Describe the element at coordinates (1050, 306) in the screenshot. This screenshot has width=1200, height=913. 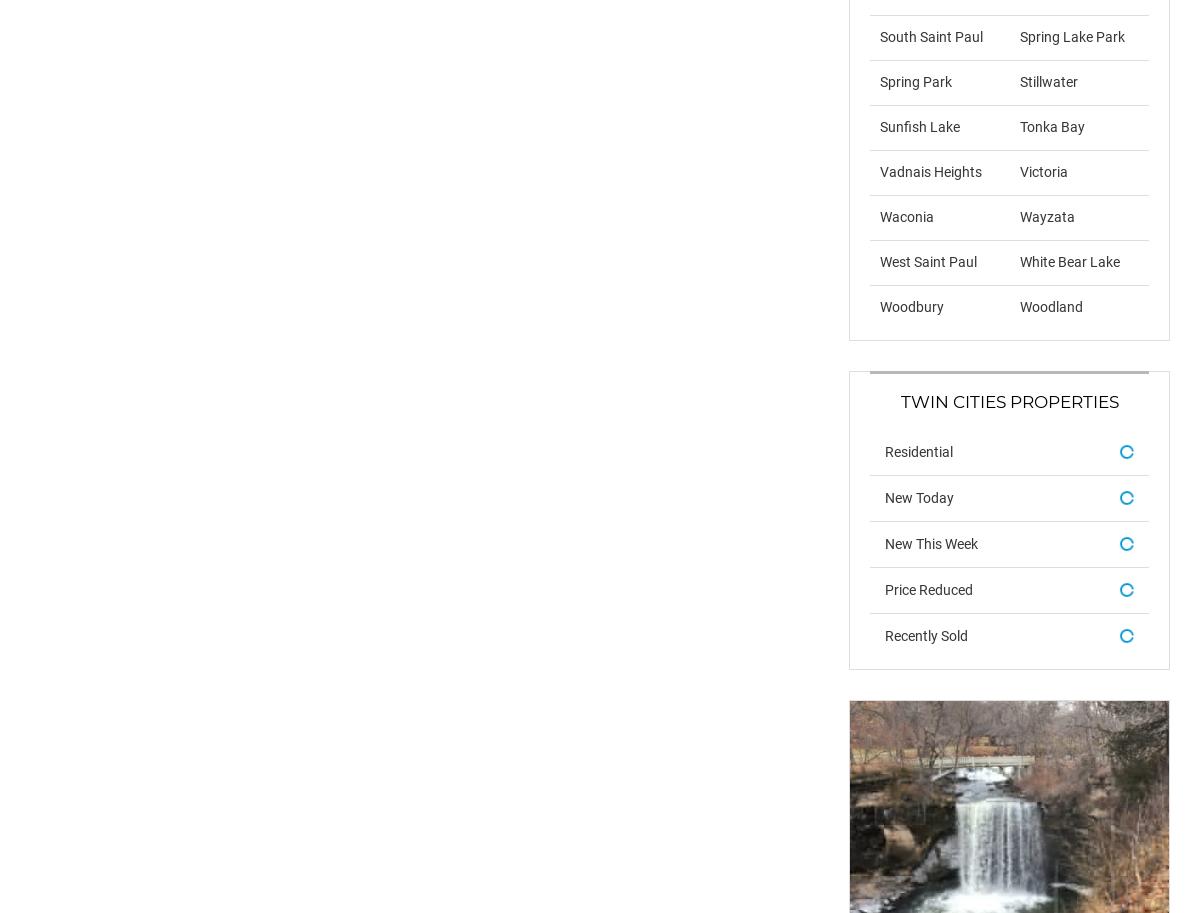
I see `'Woodland'` at that location.